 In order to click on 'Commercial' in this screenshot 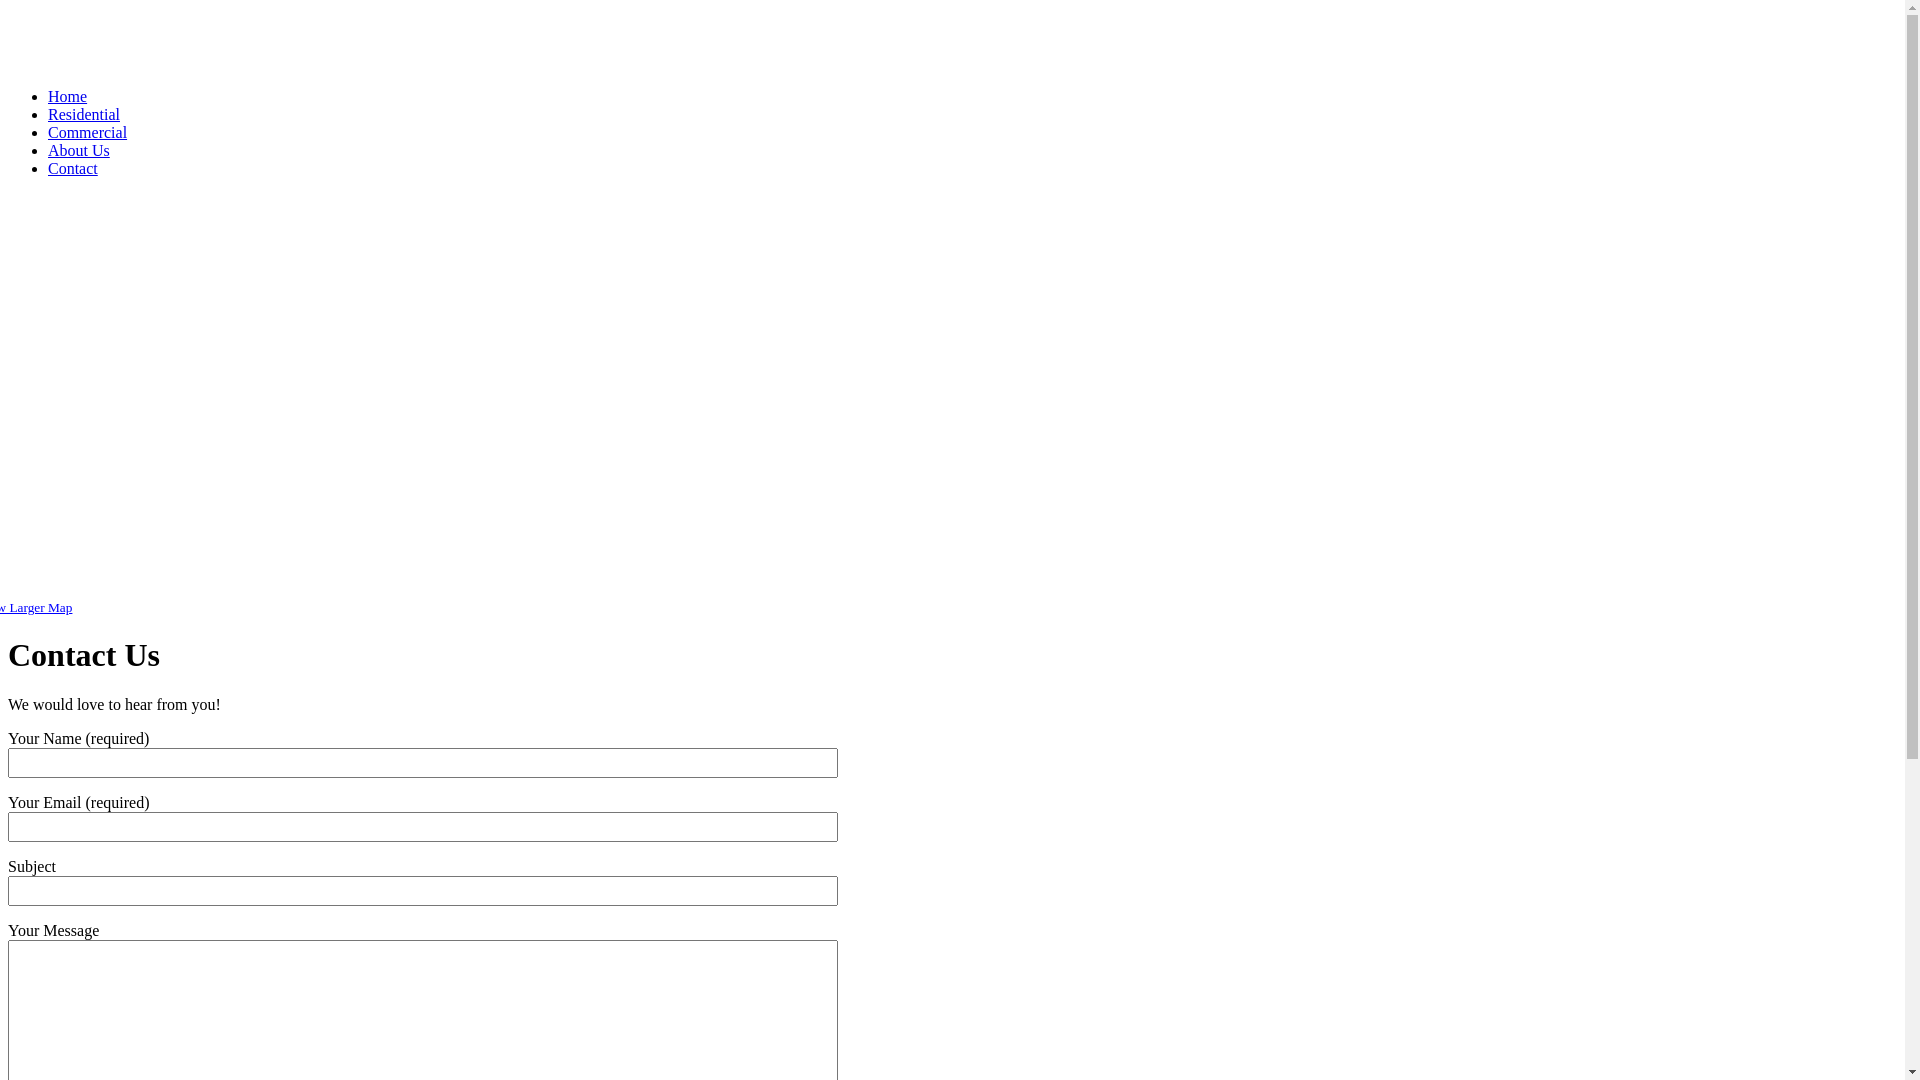, I will do `click(86, 132)`.